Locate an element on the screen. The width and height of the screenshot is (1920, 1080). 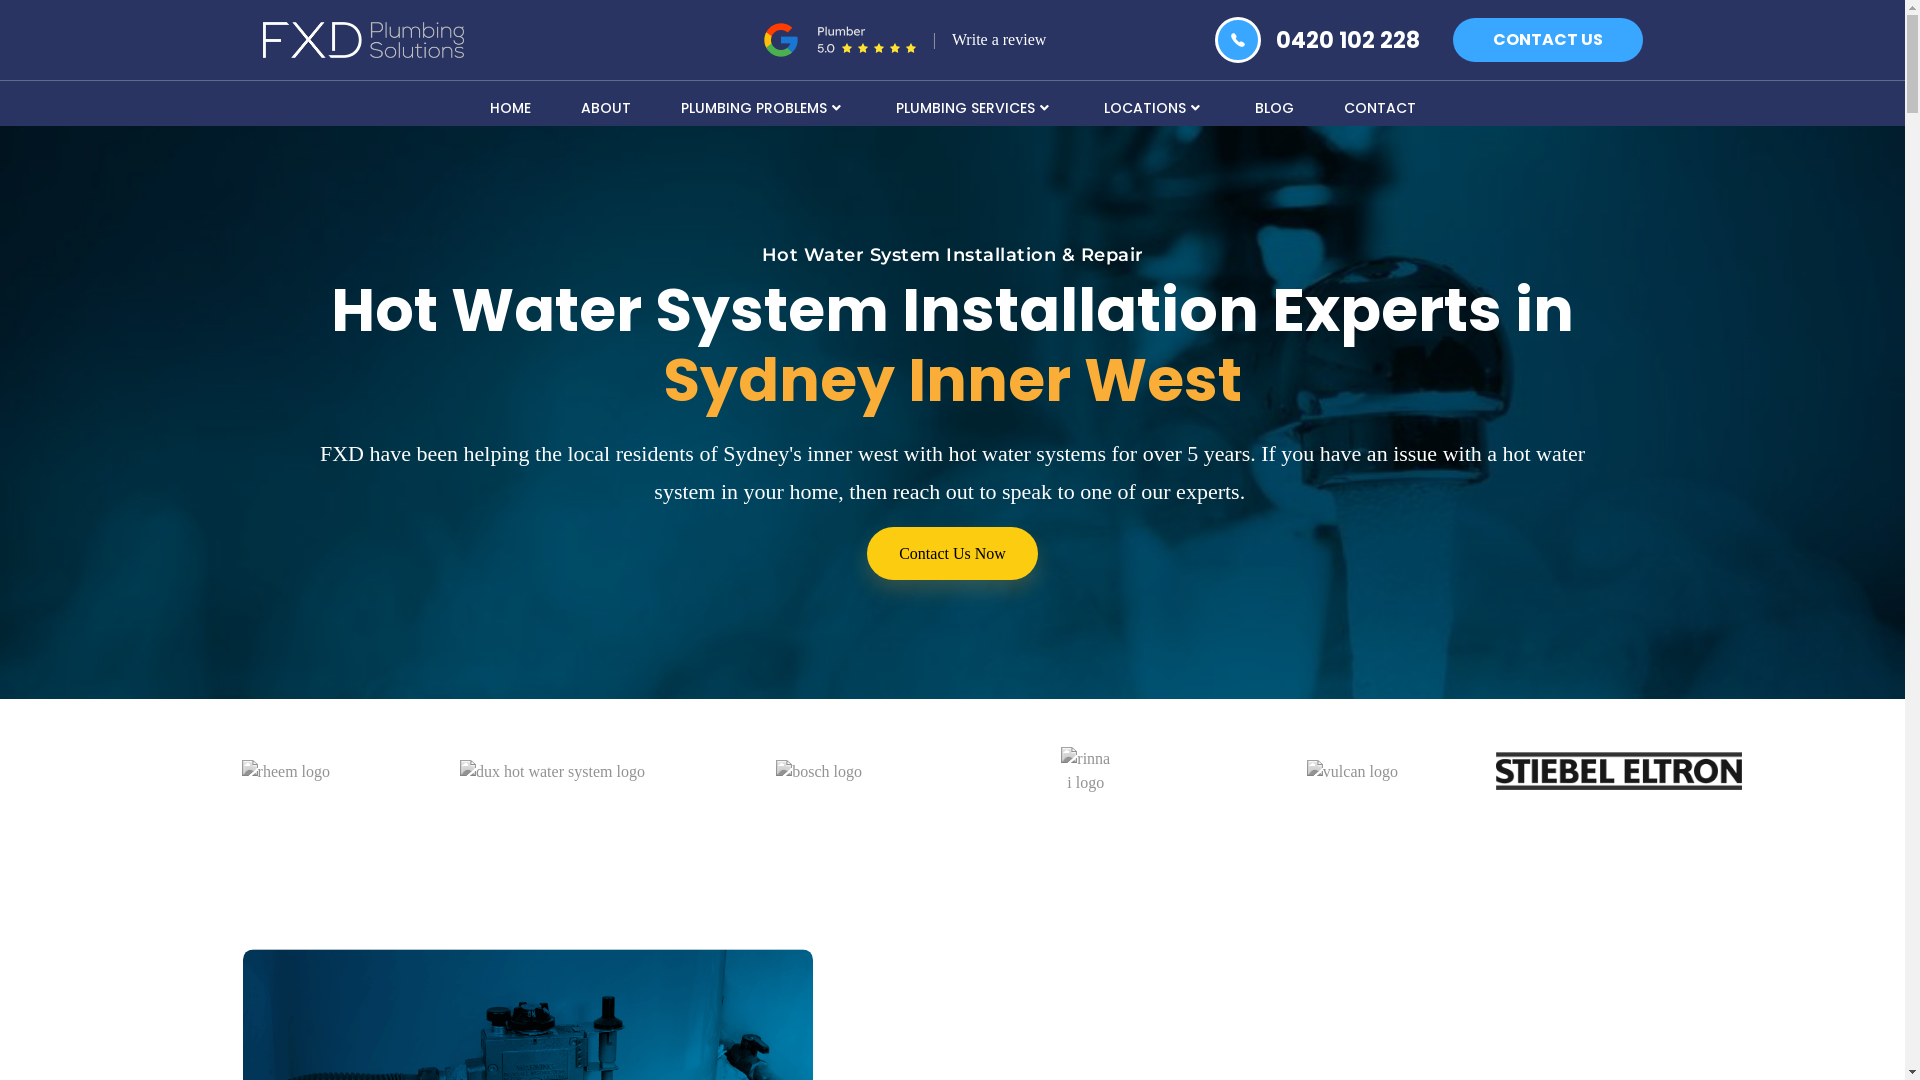
'LOCATIONS' is located at coordinates (1153, 105).